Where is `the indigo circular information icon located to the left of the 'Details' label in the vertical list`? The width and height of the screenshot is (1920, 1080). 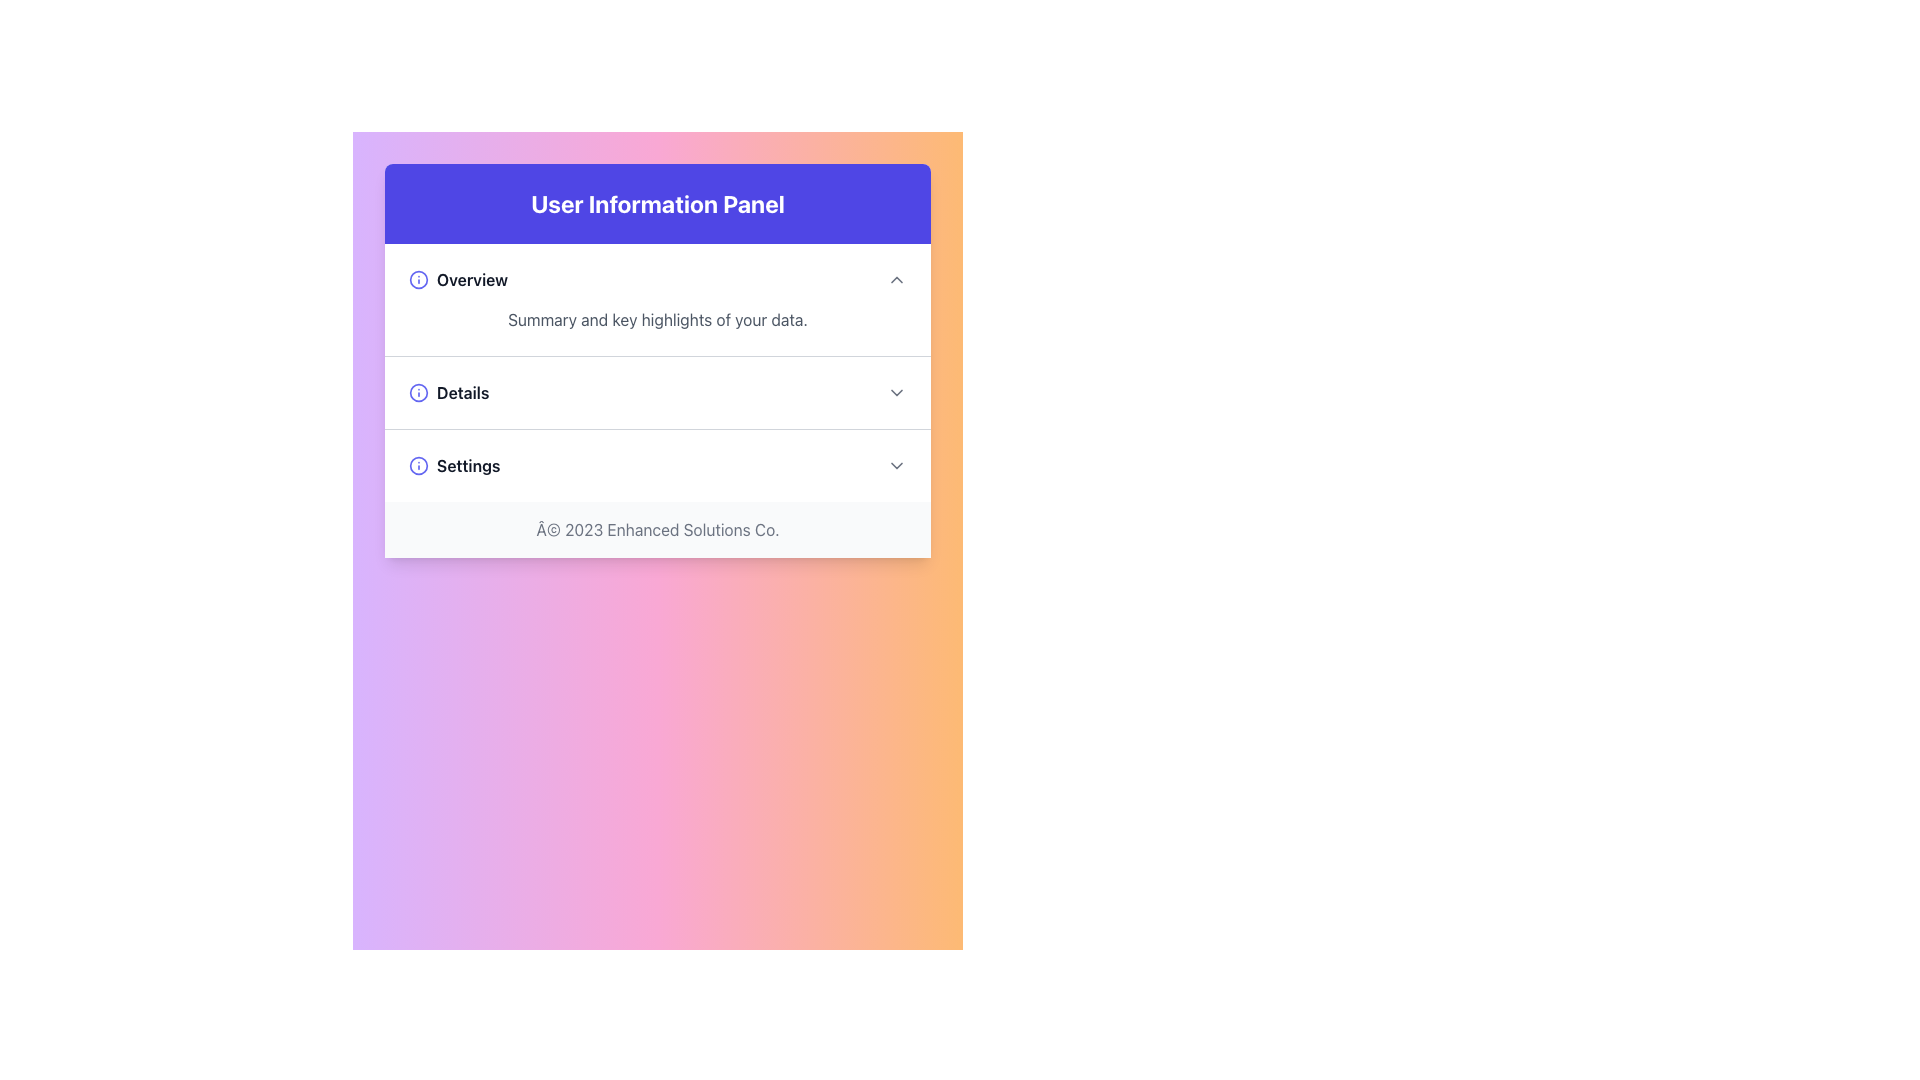 the indigo circular information icon located to the left of the 'Details' label in the vertical list is located at coordinates (417, 393).